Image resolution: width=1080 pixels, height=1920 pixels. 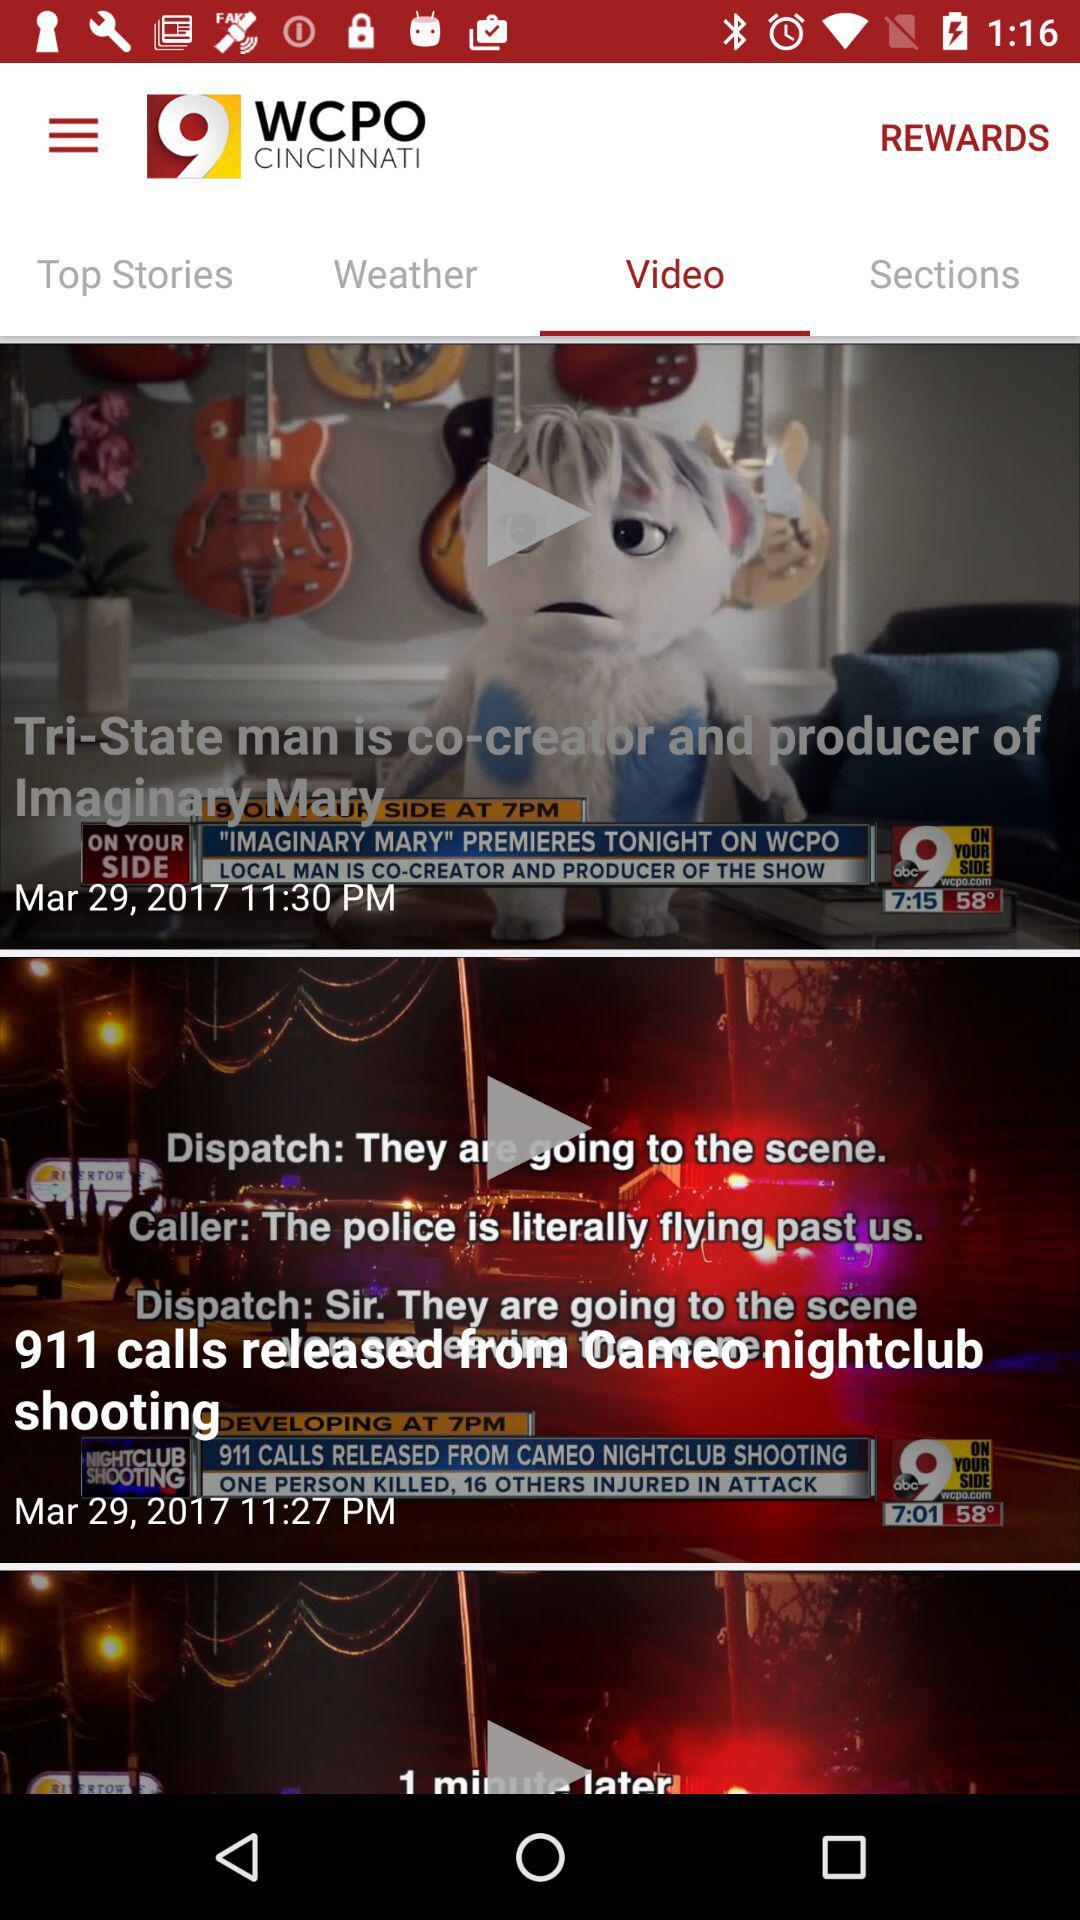 What do you see at coordinates (540, 1258) in the screenshot?
I see `the video` at bounding box center [540, 1258].